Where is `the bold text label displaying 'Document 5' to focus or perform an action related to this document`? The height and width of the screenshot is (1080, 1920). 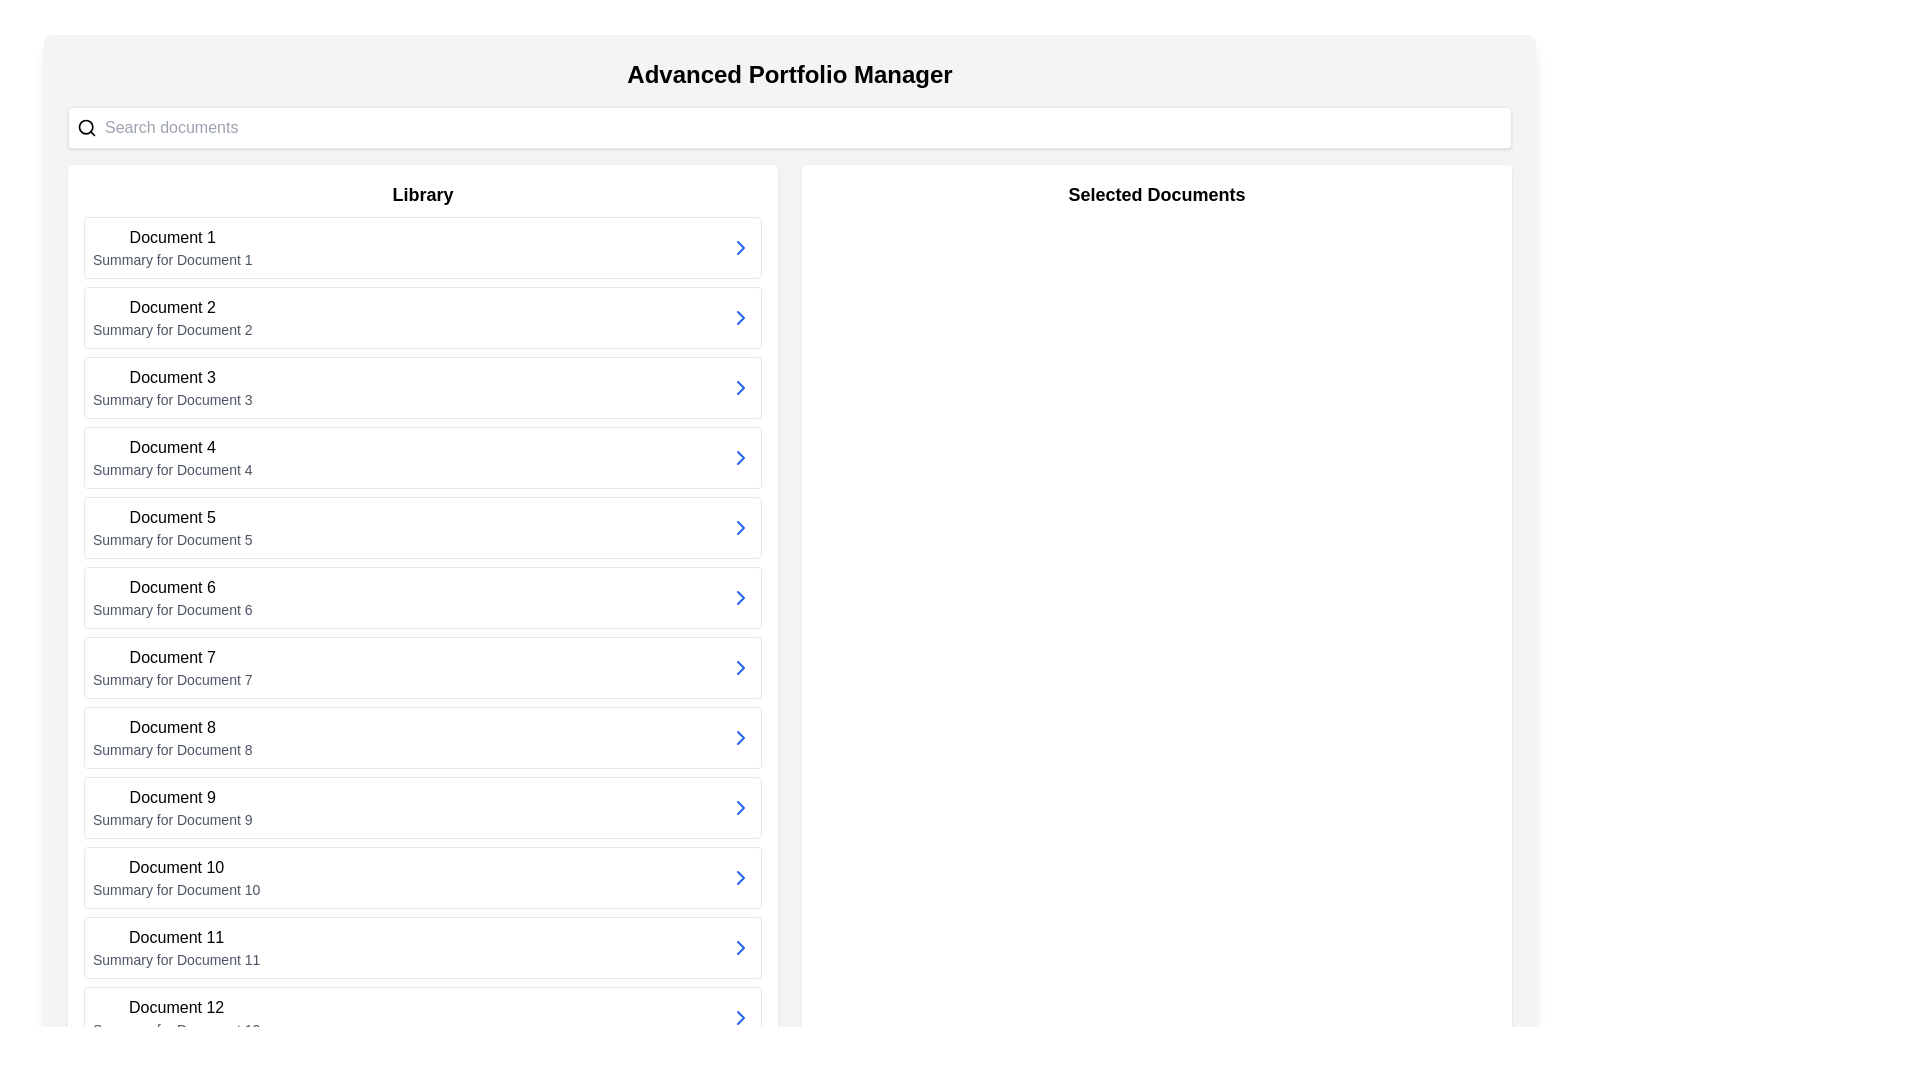 the bold text label displaying 'Document 5' to focus or perform an action related to this document is located at coordinates (172, 516).